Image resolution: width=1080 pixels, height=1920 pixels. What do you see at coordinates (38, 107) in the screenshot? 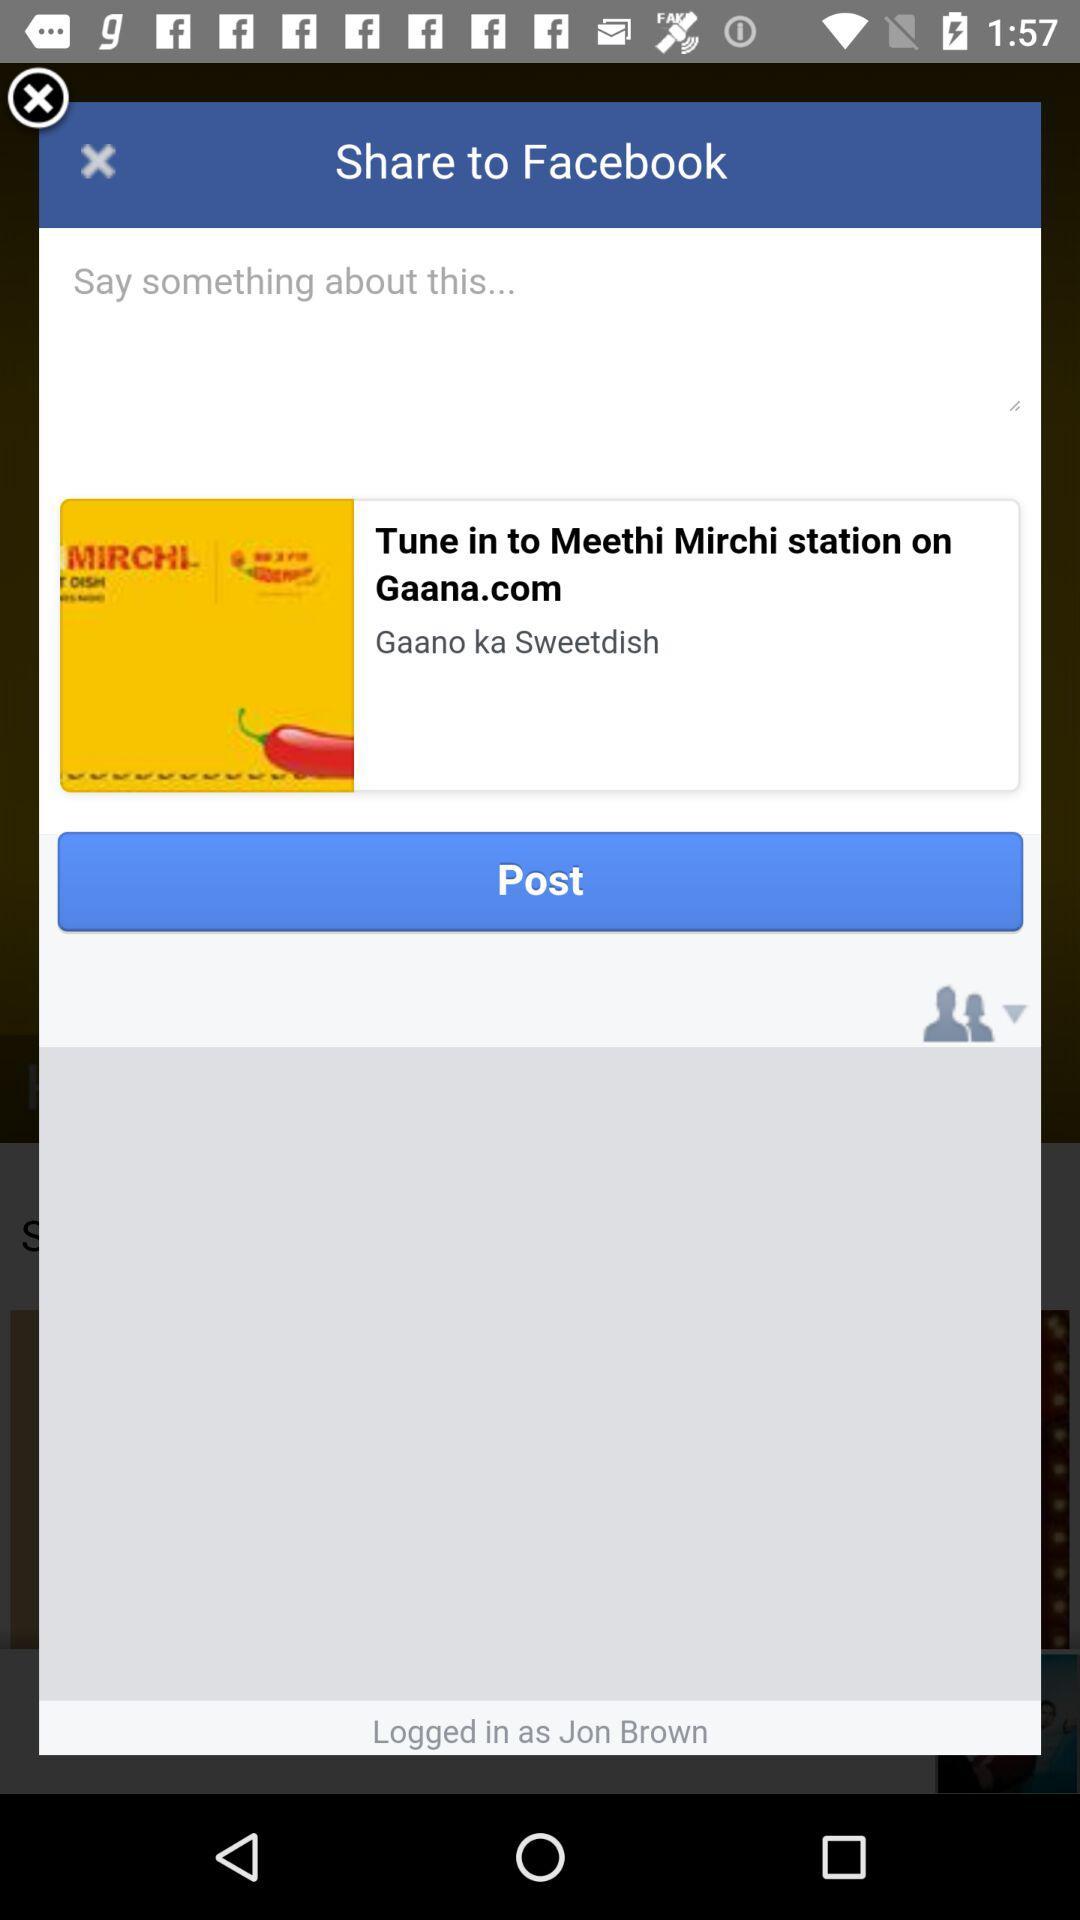
I see `the close icon` at bounding box center [38, 107].